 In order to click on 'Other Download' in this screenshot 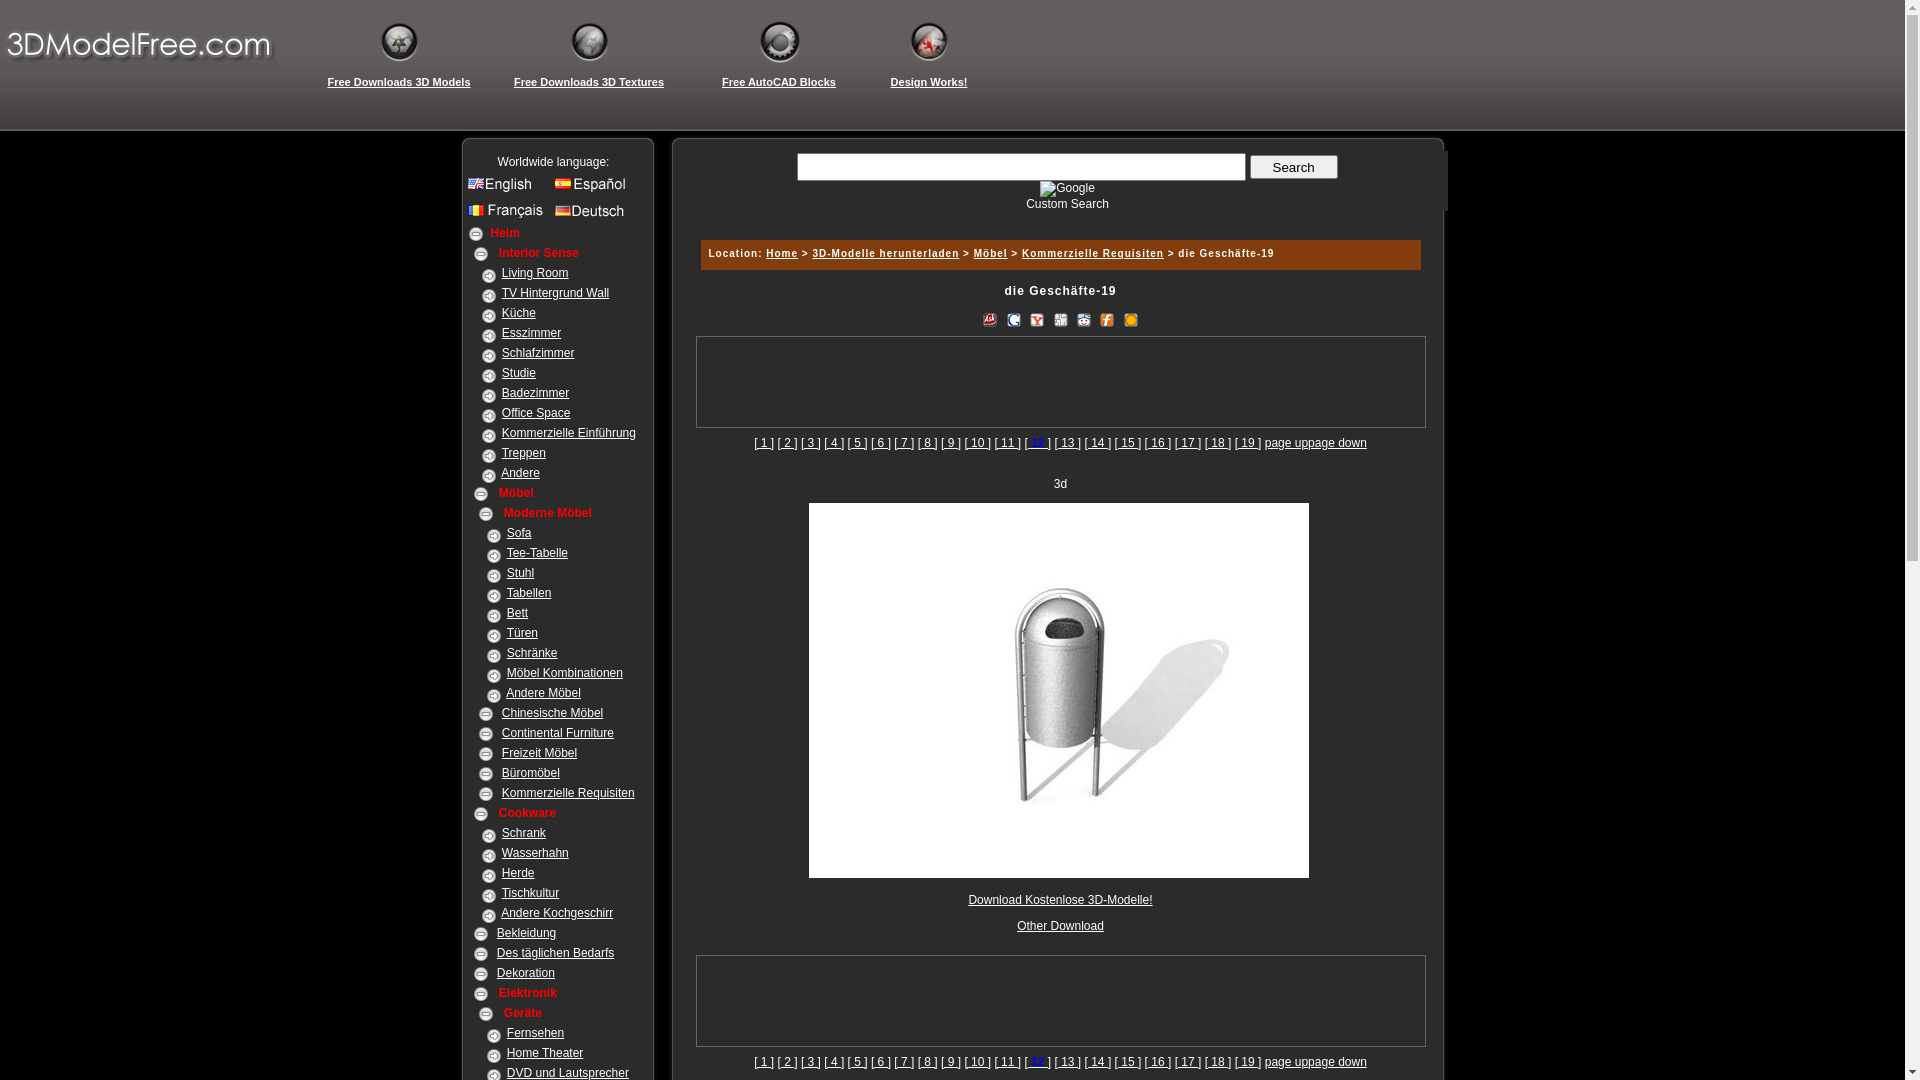, I will do `click(1017, 925)`.